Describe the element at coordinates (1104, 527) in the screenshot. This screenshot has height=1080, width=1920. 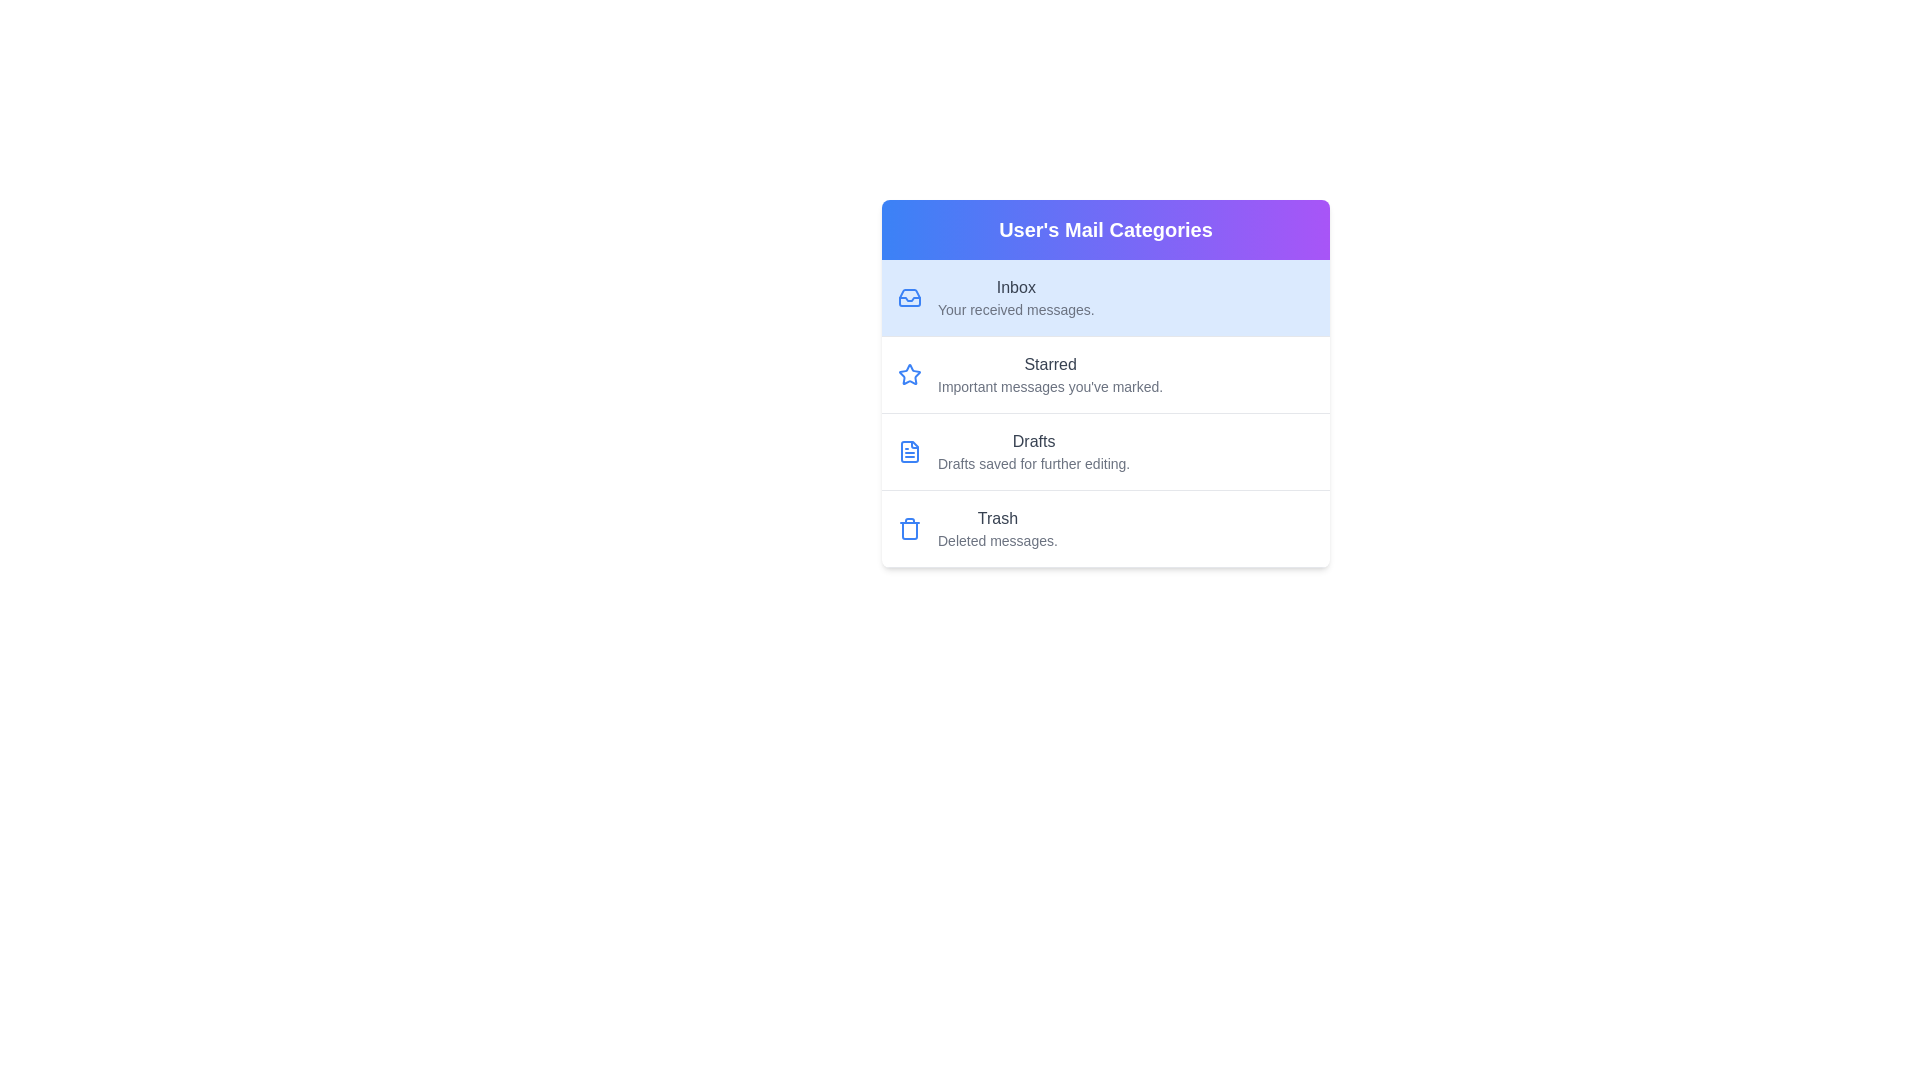
I see `the mail category item corresponding to Trash` at that location.